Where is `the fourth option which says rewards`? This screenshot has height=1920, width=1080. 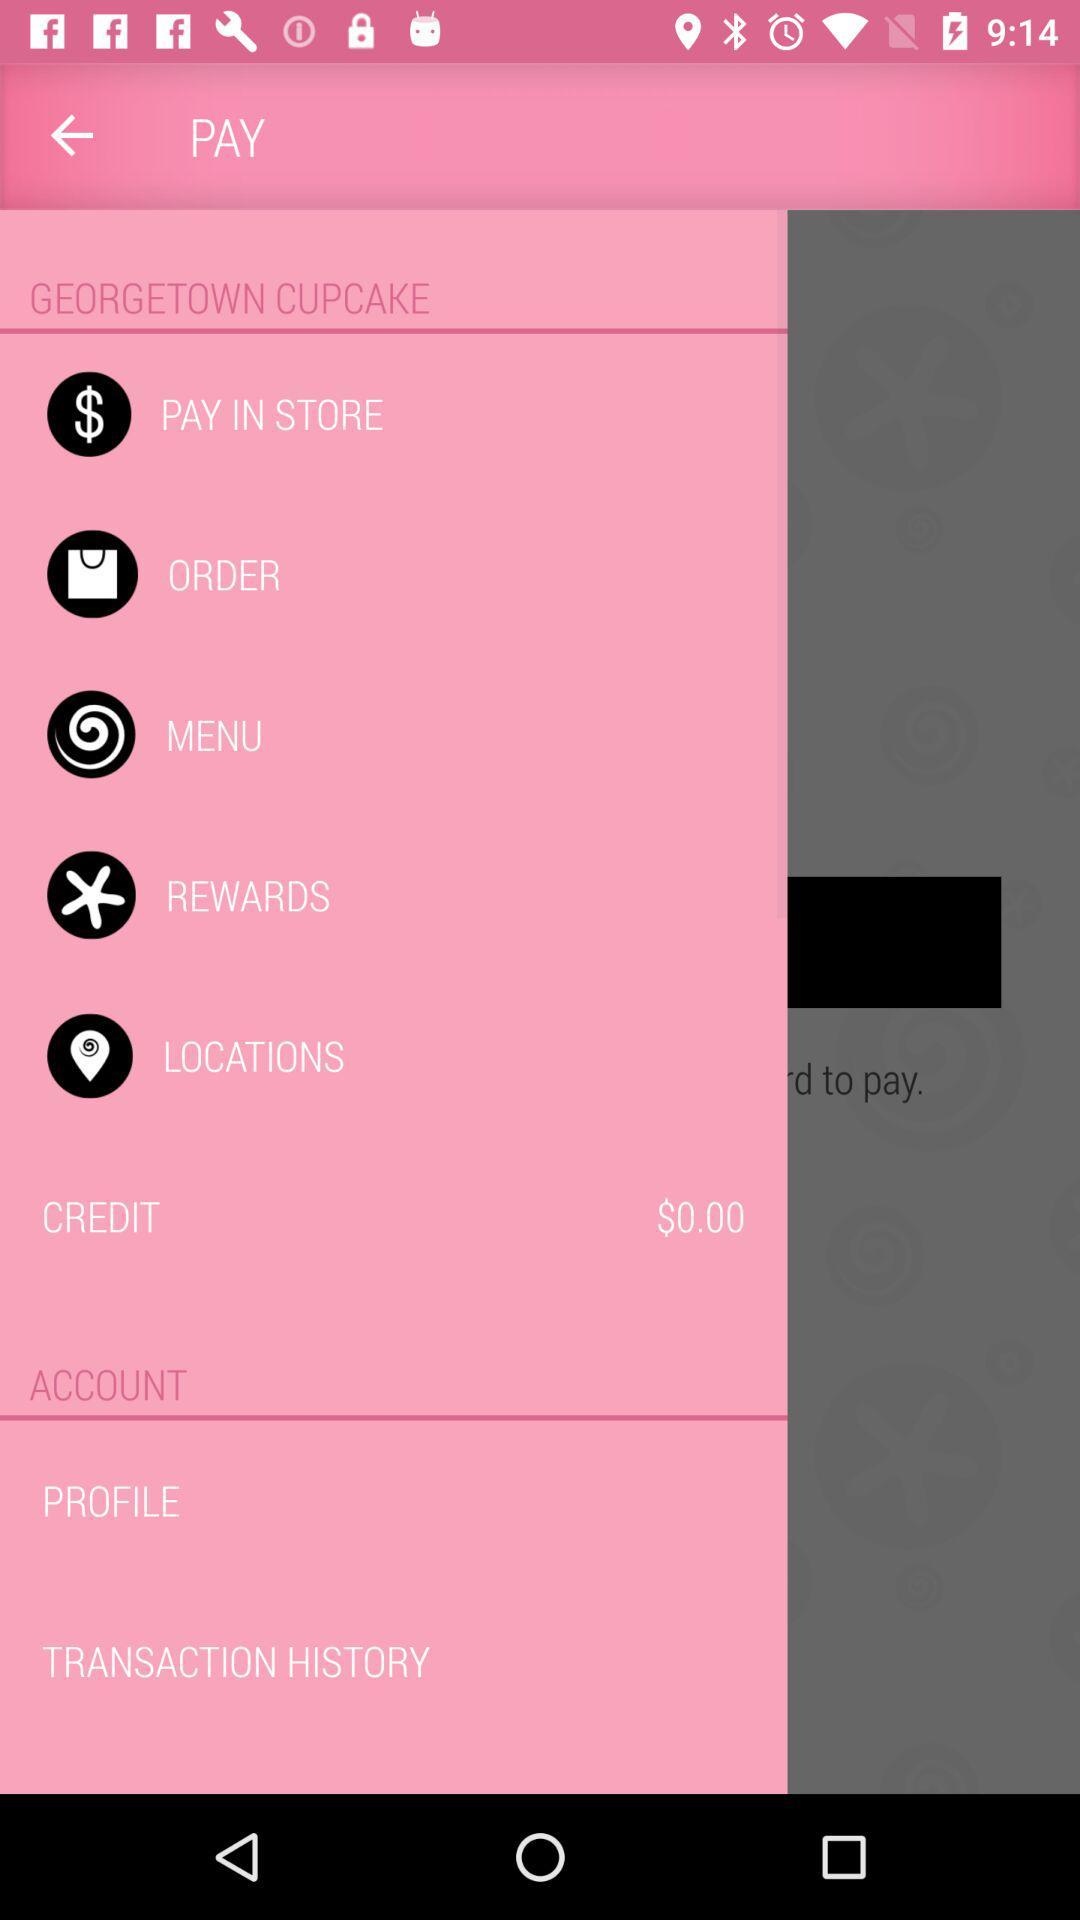
the fourth option which says rewards is located at coordinates (540, 941).